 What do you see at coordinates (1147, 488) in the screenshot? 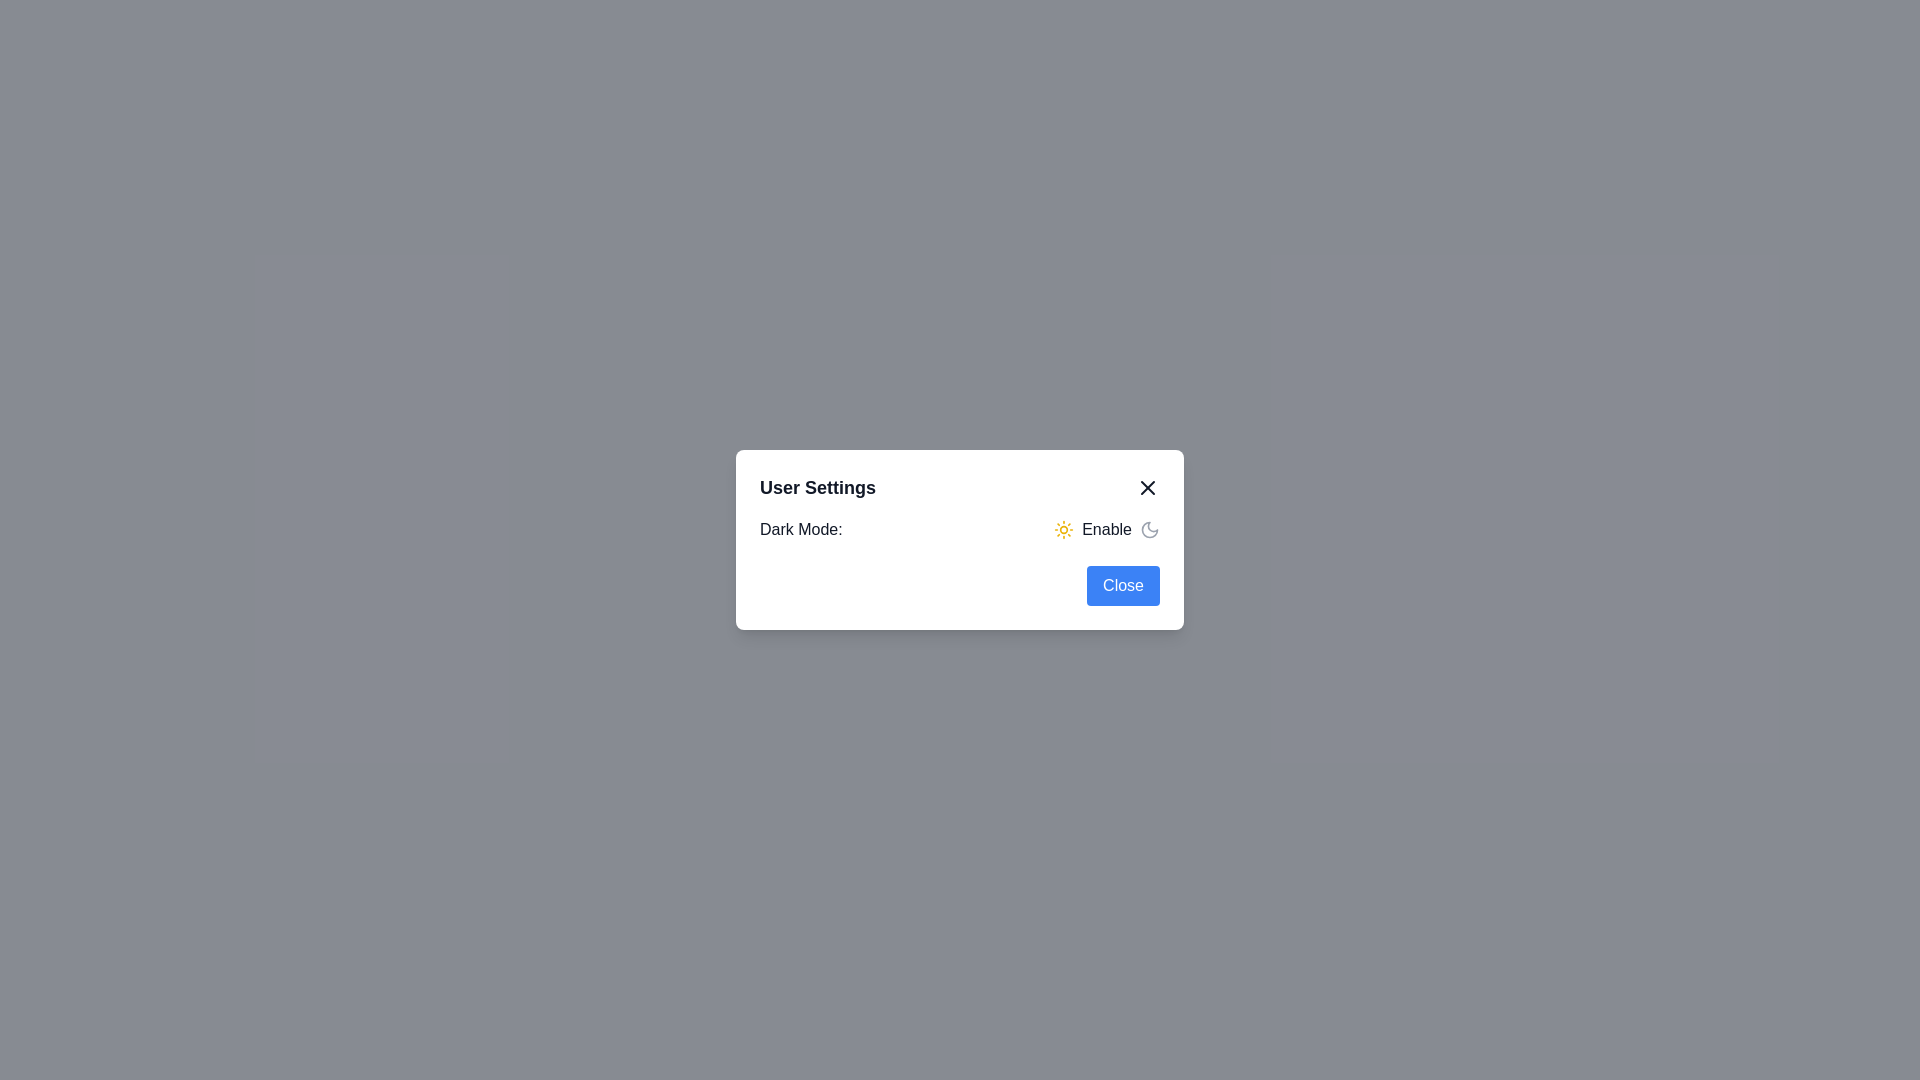
I see `the close button icon resembling an 'X' located in the top-right corner of the 'User Settings' dialog box` at bounding box center [1147, 488].